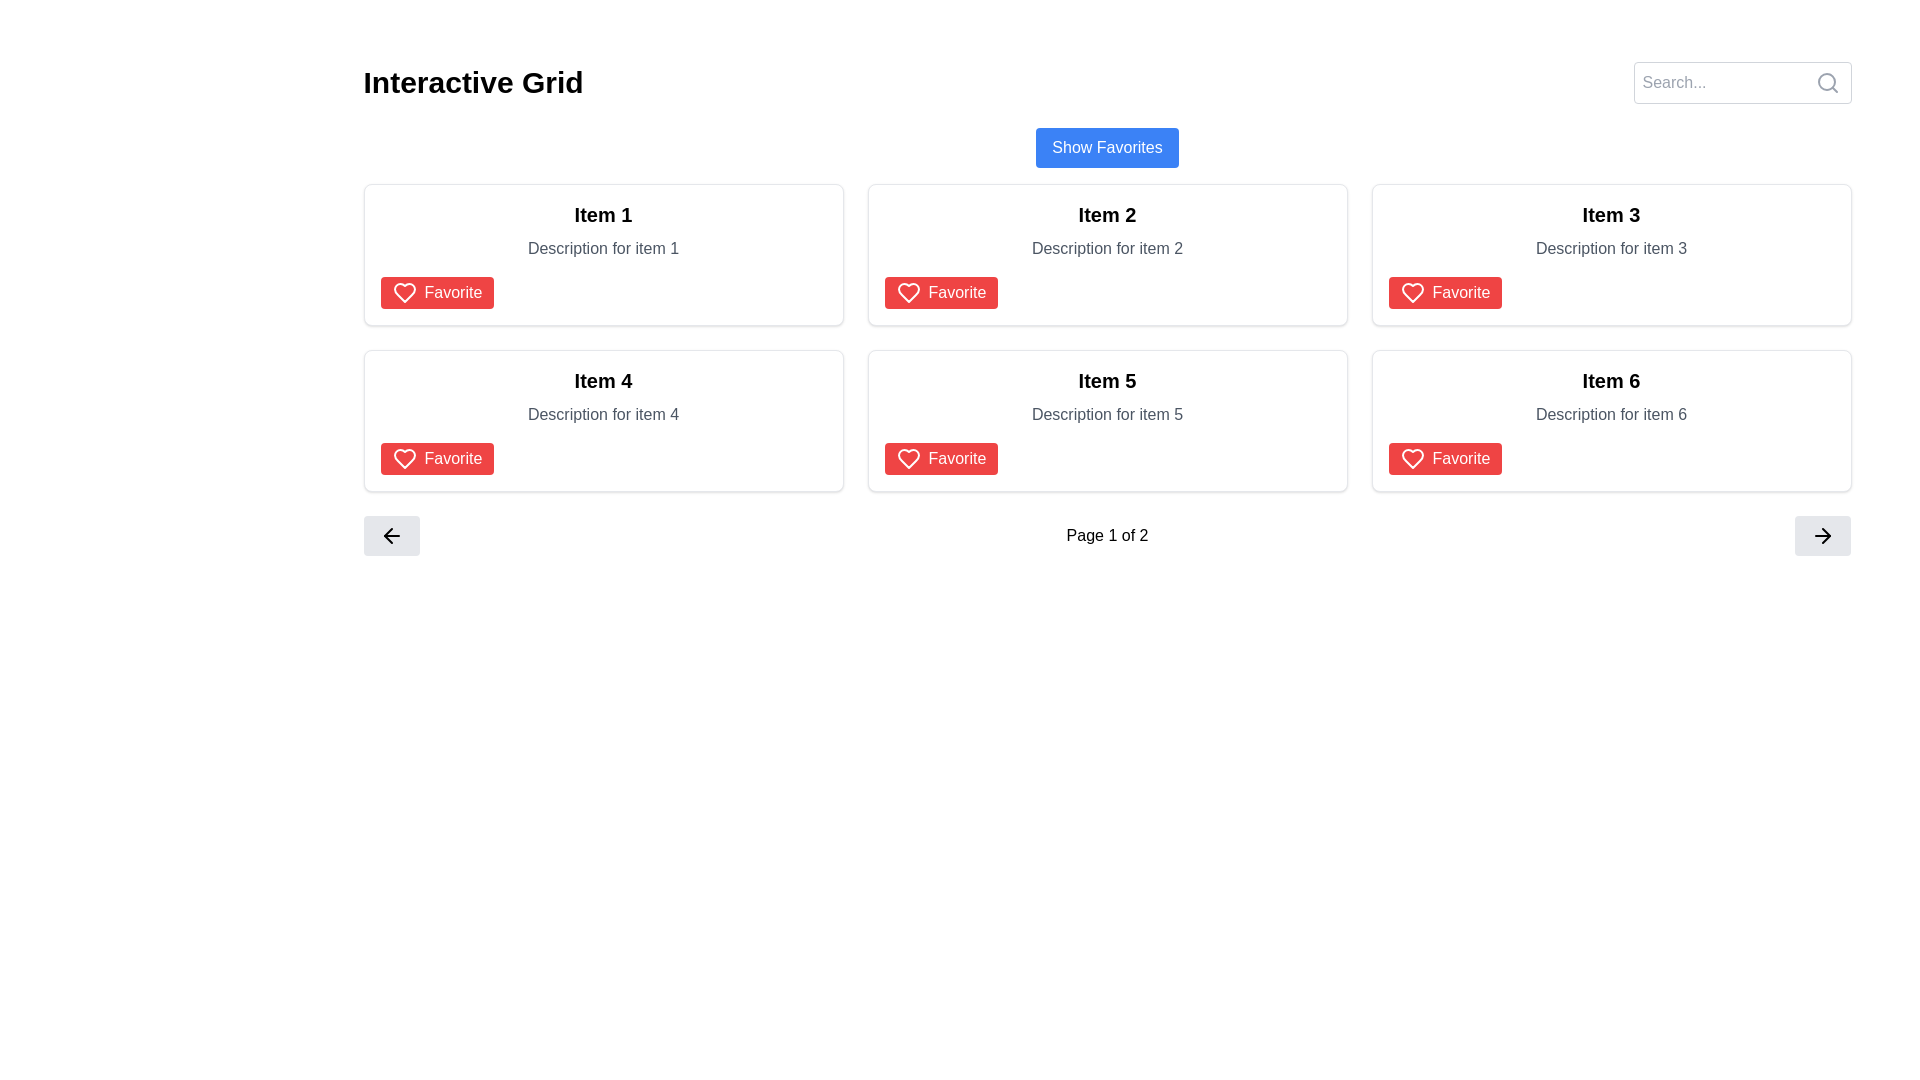  What do you see at coordinates (403, 293) in the screenshot?
I see `the heart-shaped icon inside the 'Favorite' button located in the bottom-left corner of the grid card for 'Item 1'` at bounding box center [403, 293].